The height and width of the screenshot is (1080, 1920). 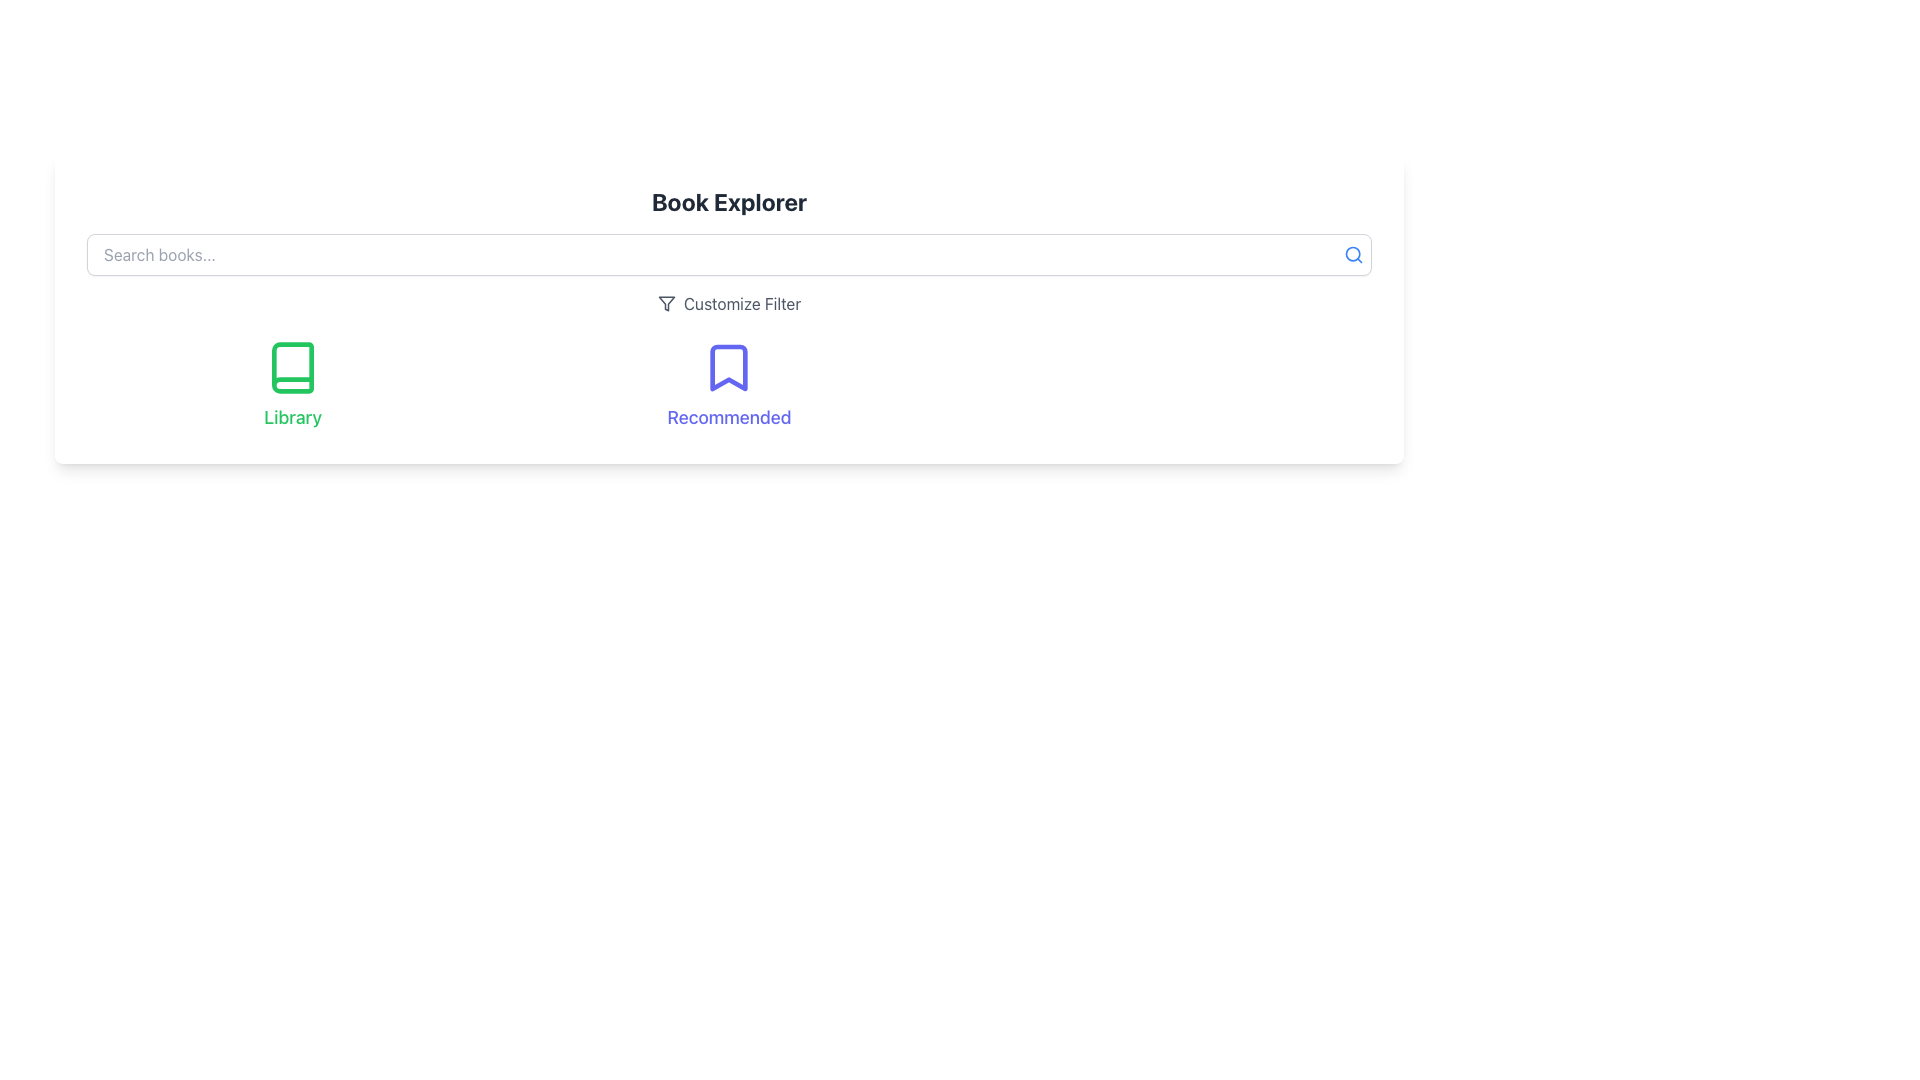 What do you see at coordinates (292, 367) in the screenshot?
I see `the green book icon located above the 'Library' text label in the flex column layout` at bounding box center [292, 367].